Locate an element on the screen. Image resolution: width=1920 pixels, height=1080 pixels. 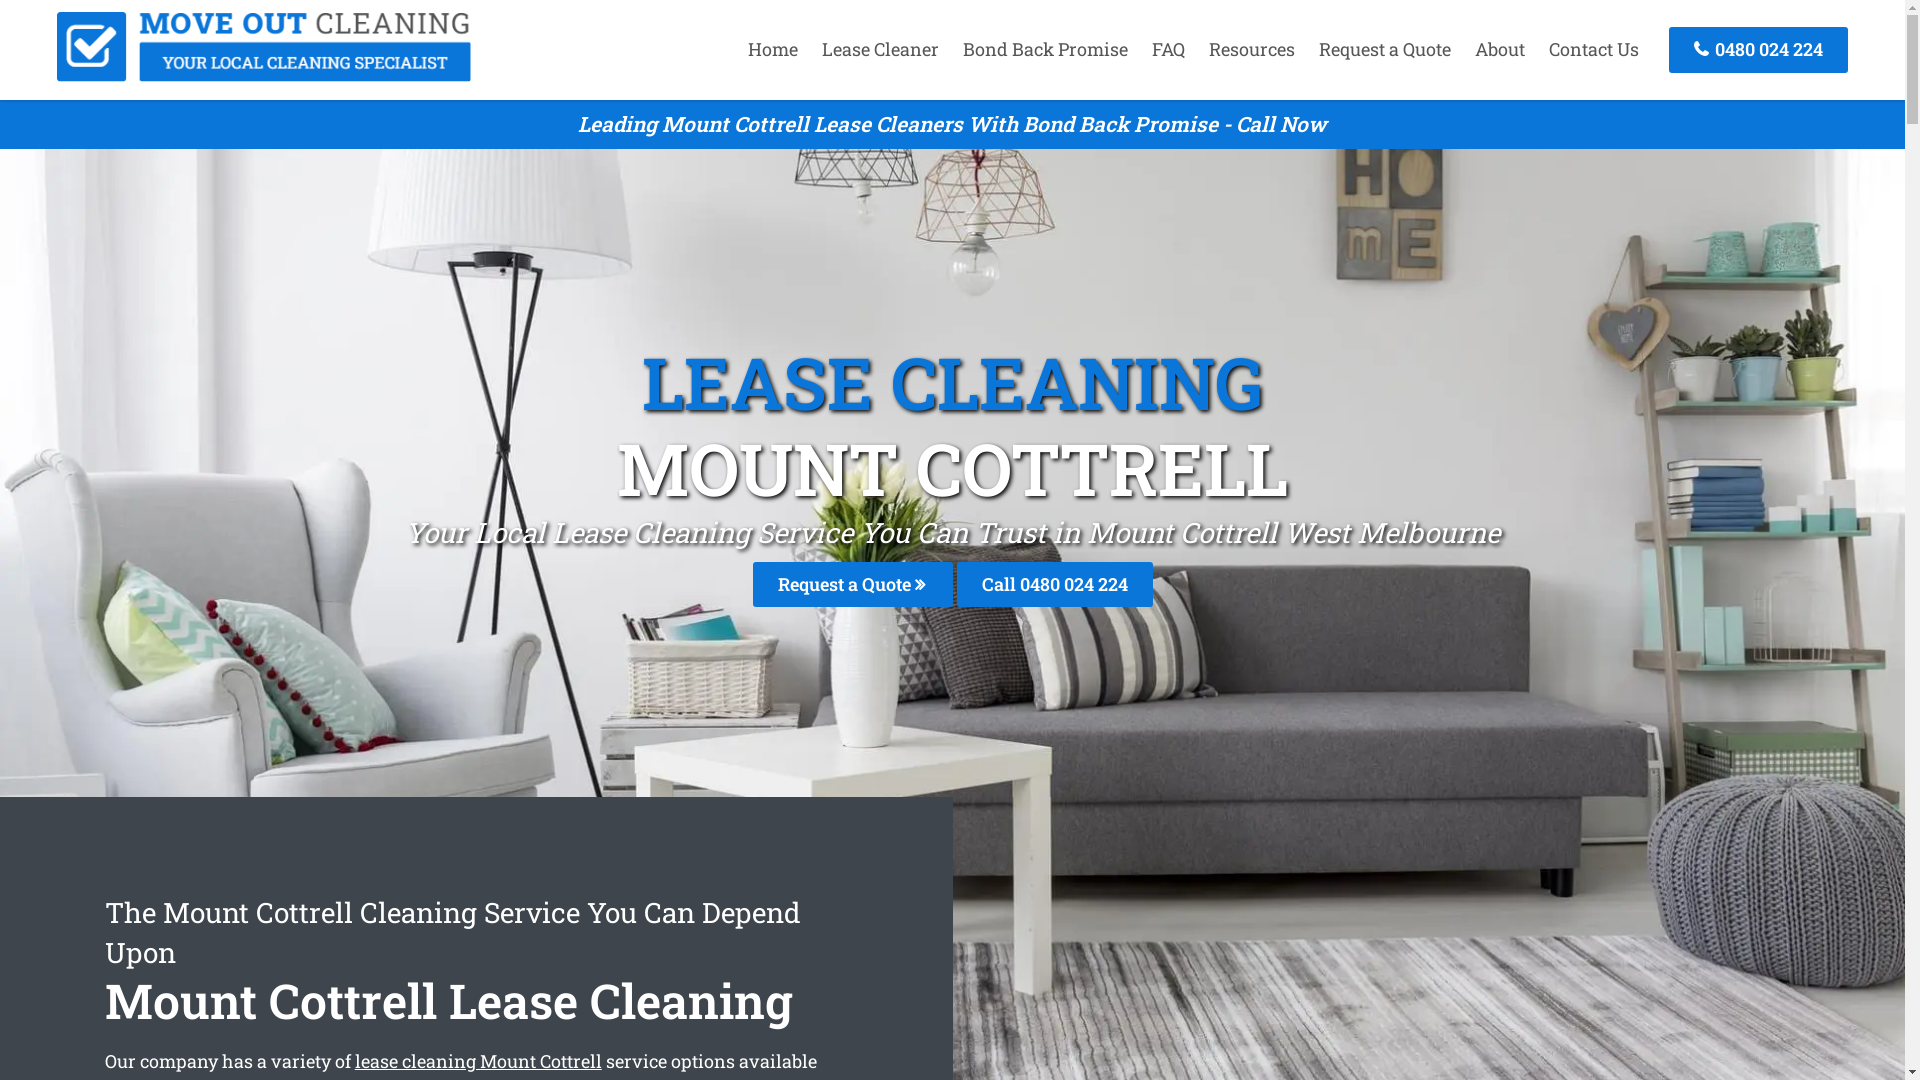
'Home' is located at coordinates (771, 48).